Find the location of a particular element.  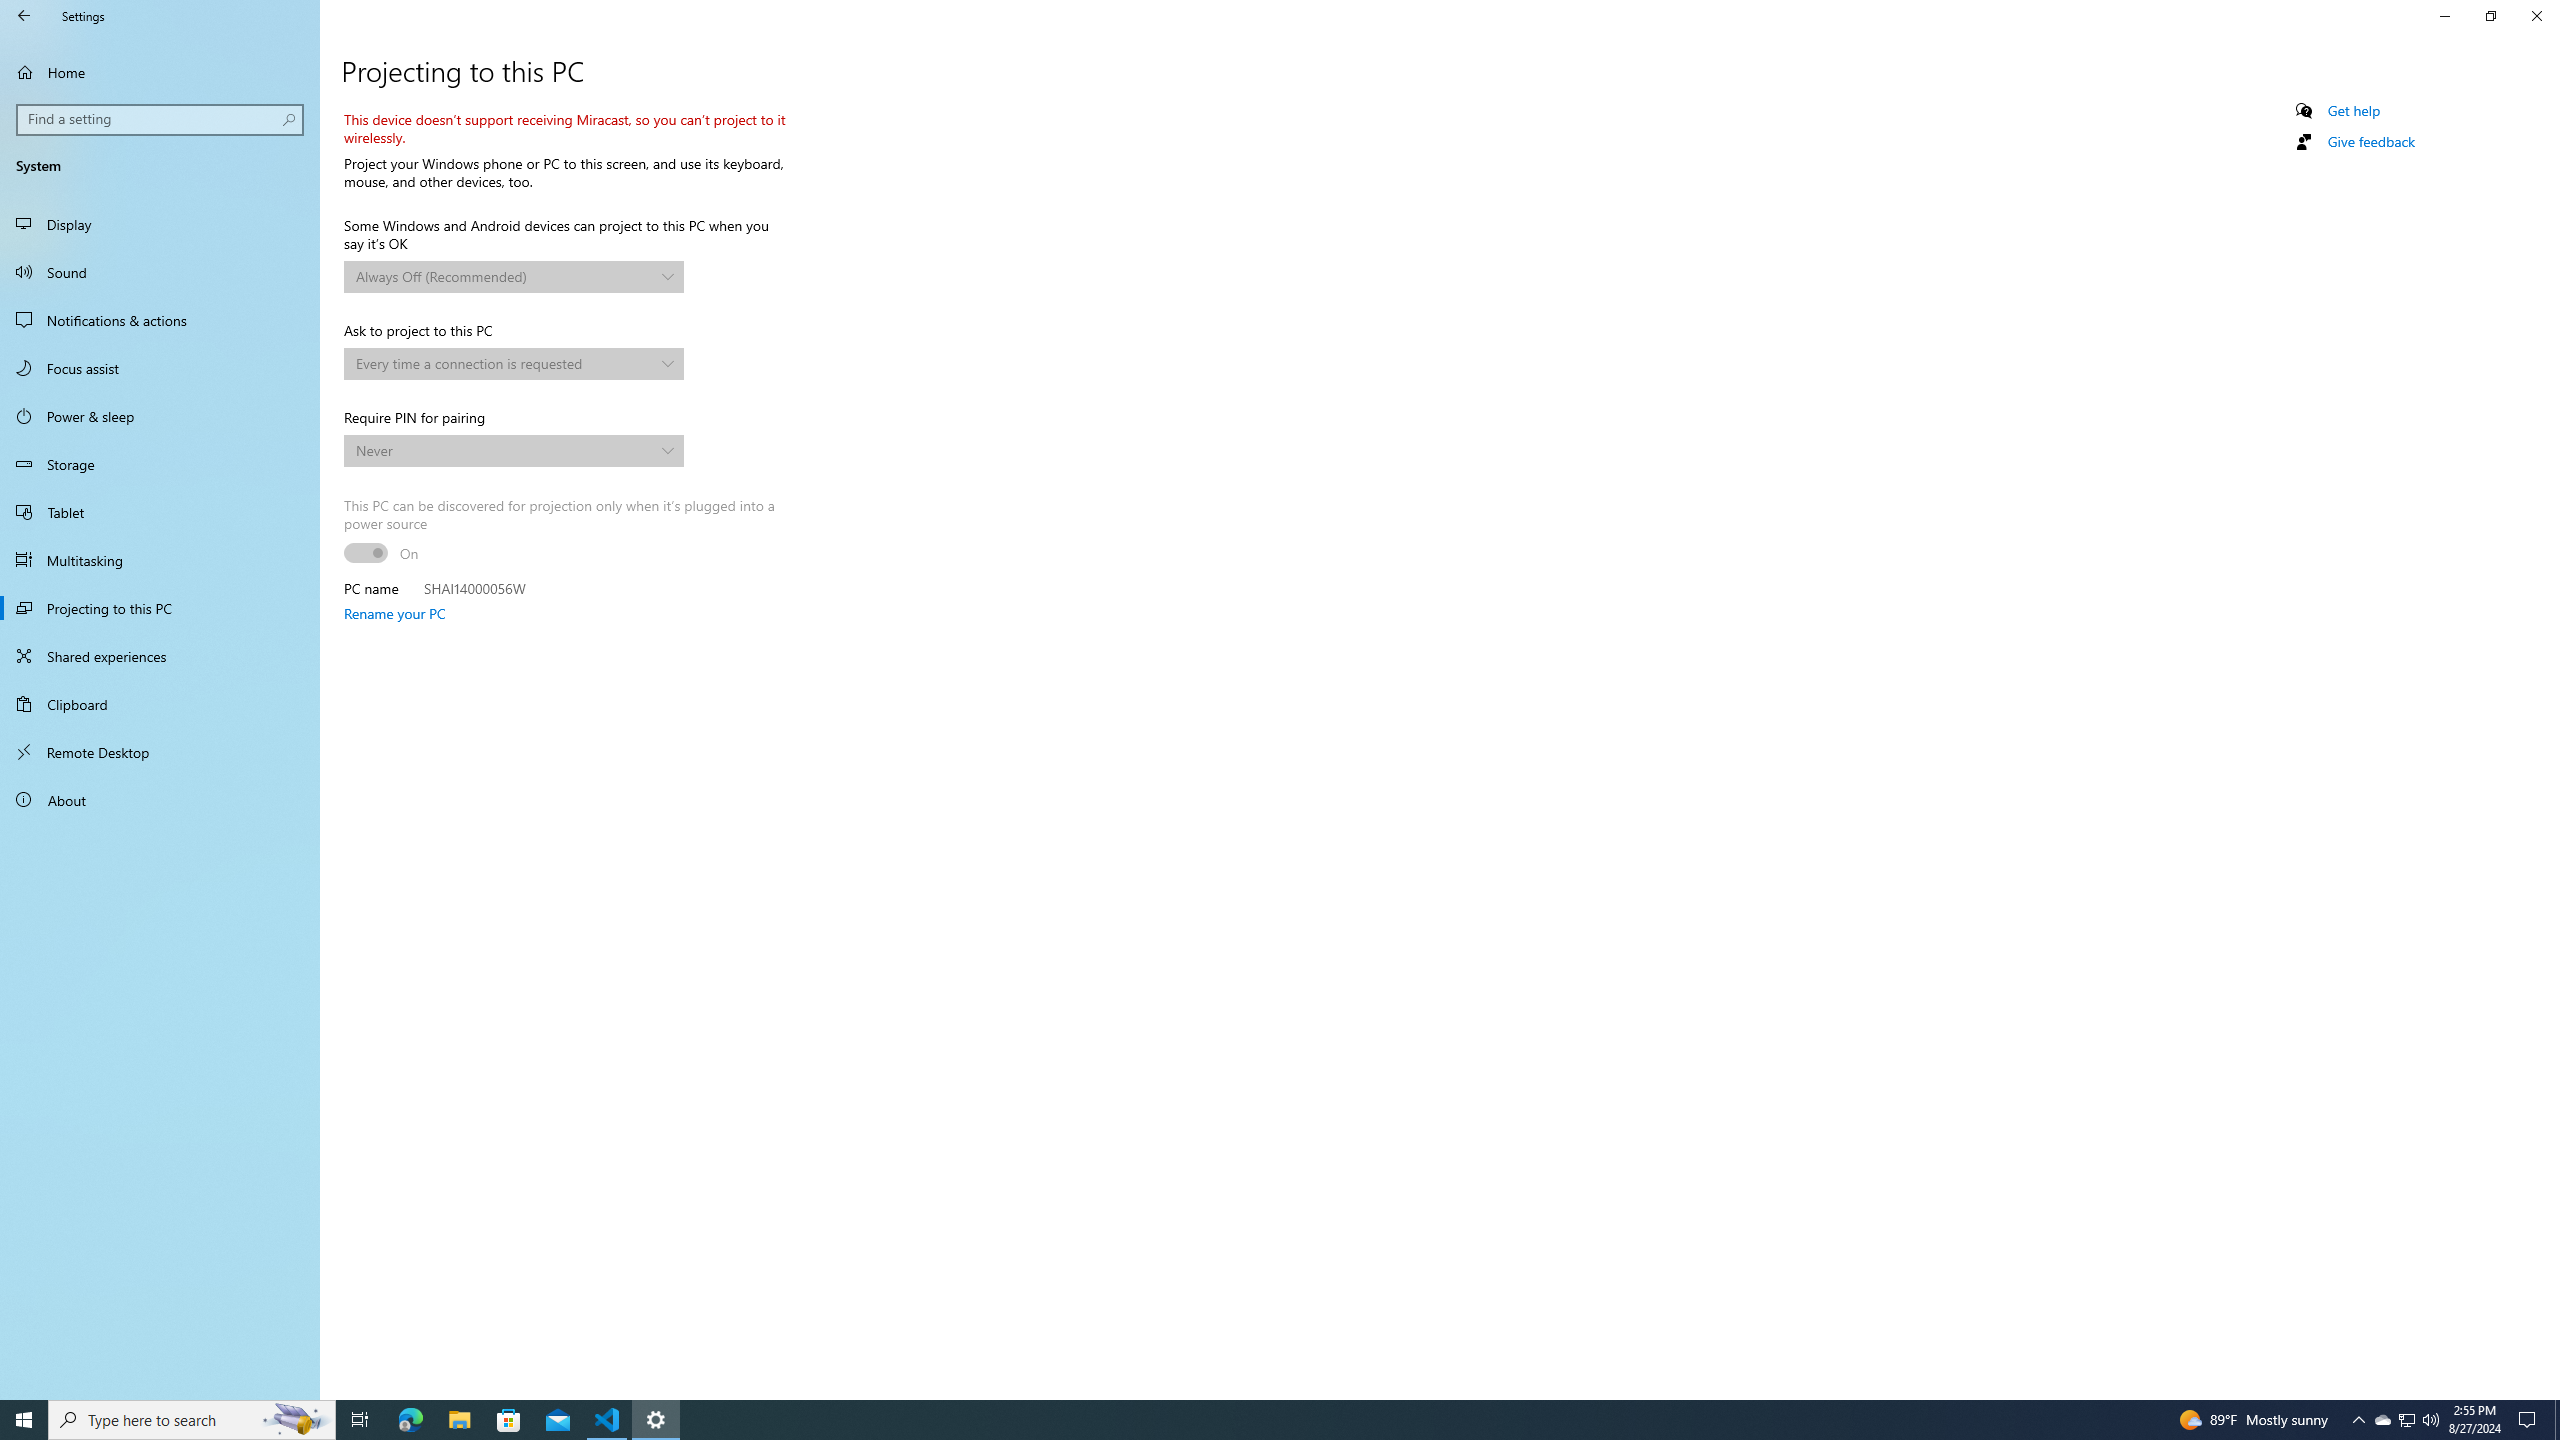

'Search box, Find a setting' is located at coordinates (160, 118).